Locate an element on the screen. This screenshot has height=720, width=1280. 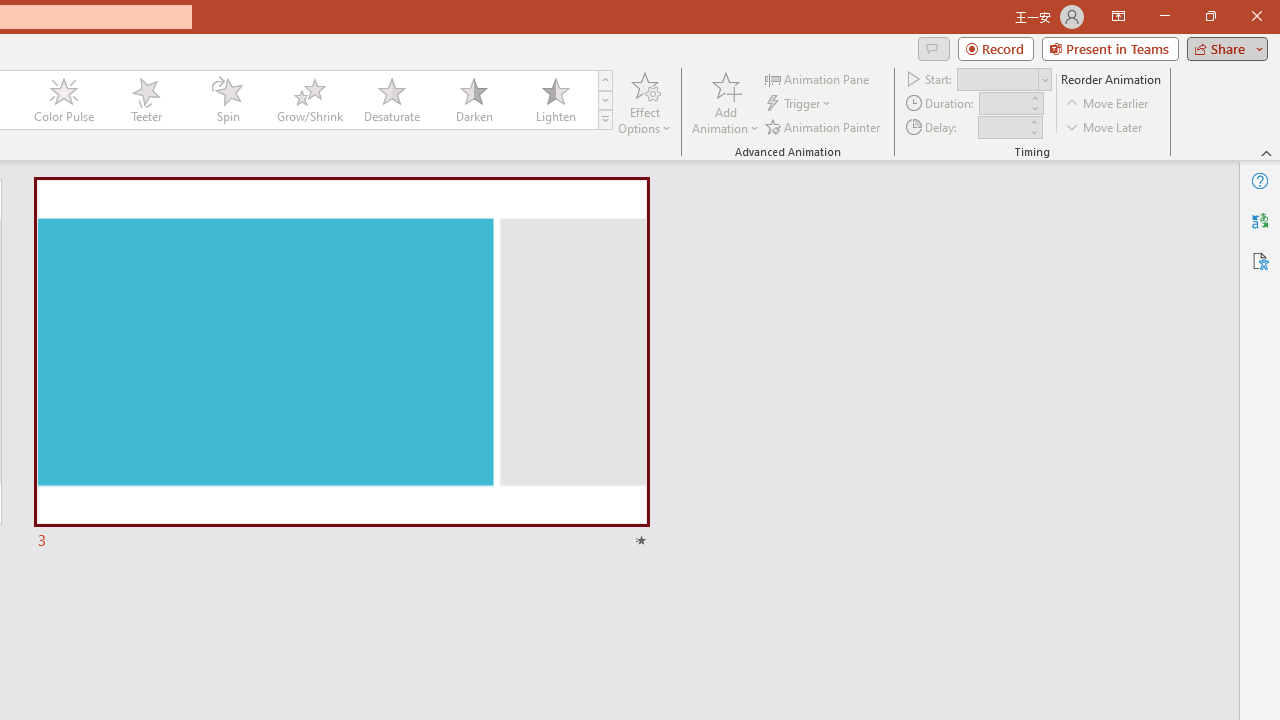
'Animation Duration' is located at coordinates (1003, 103).